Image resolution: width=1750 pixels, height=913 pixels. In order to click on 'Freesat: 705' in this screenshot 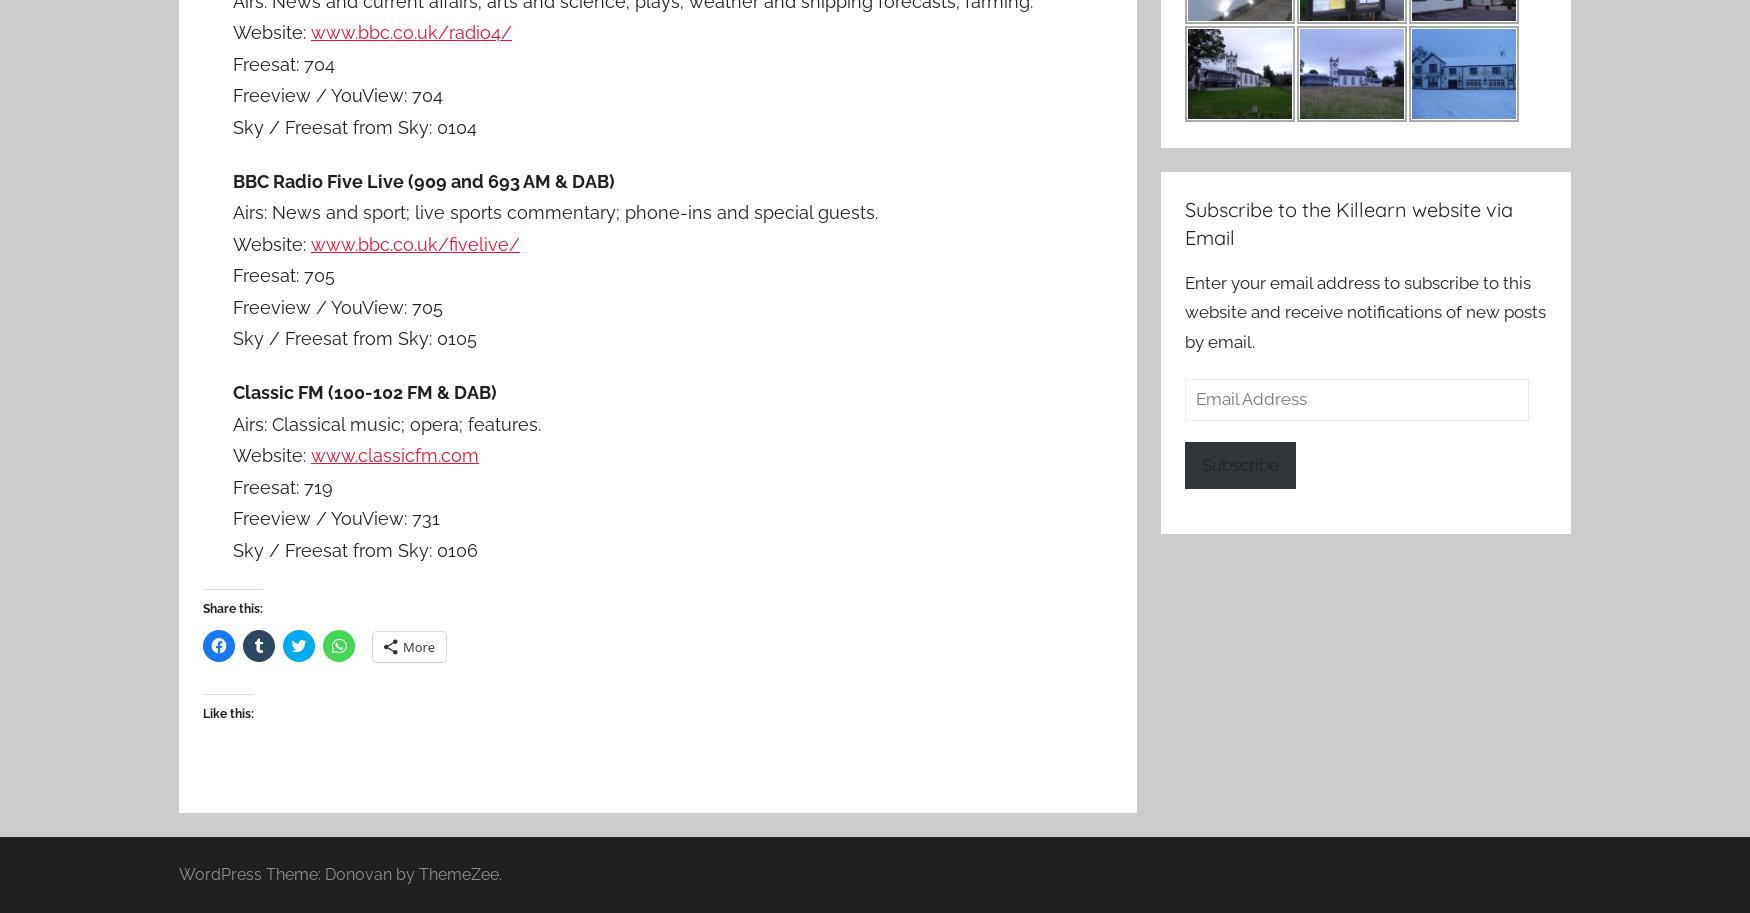, I will do `click(283, 275)`.